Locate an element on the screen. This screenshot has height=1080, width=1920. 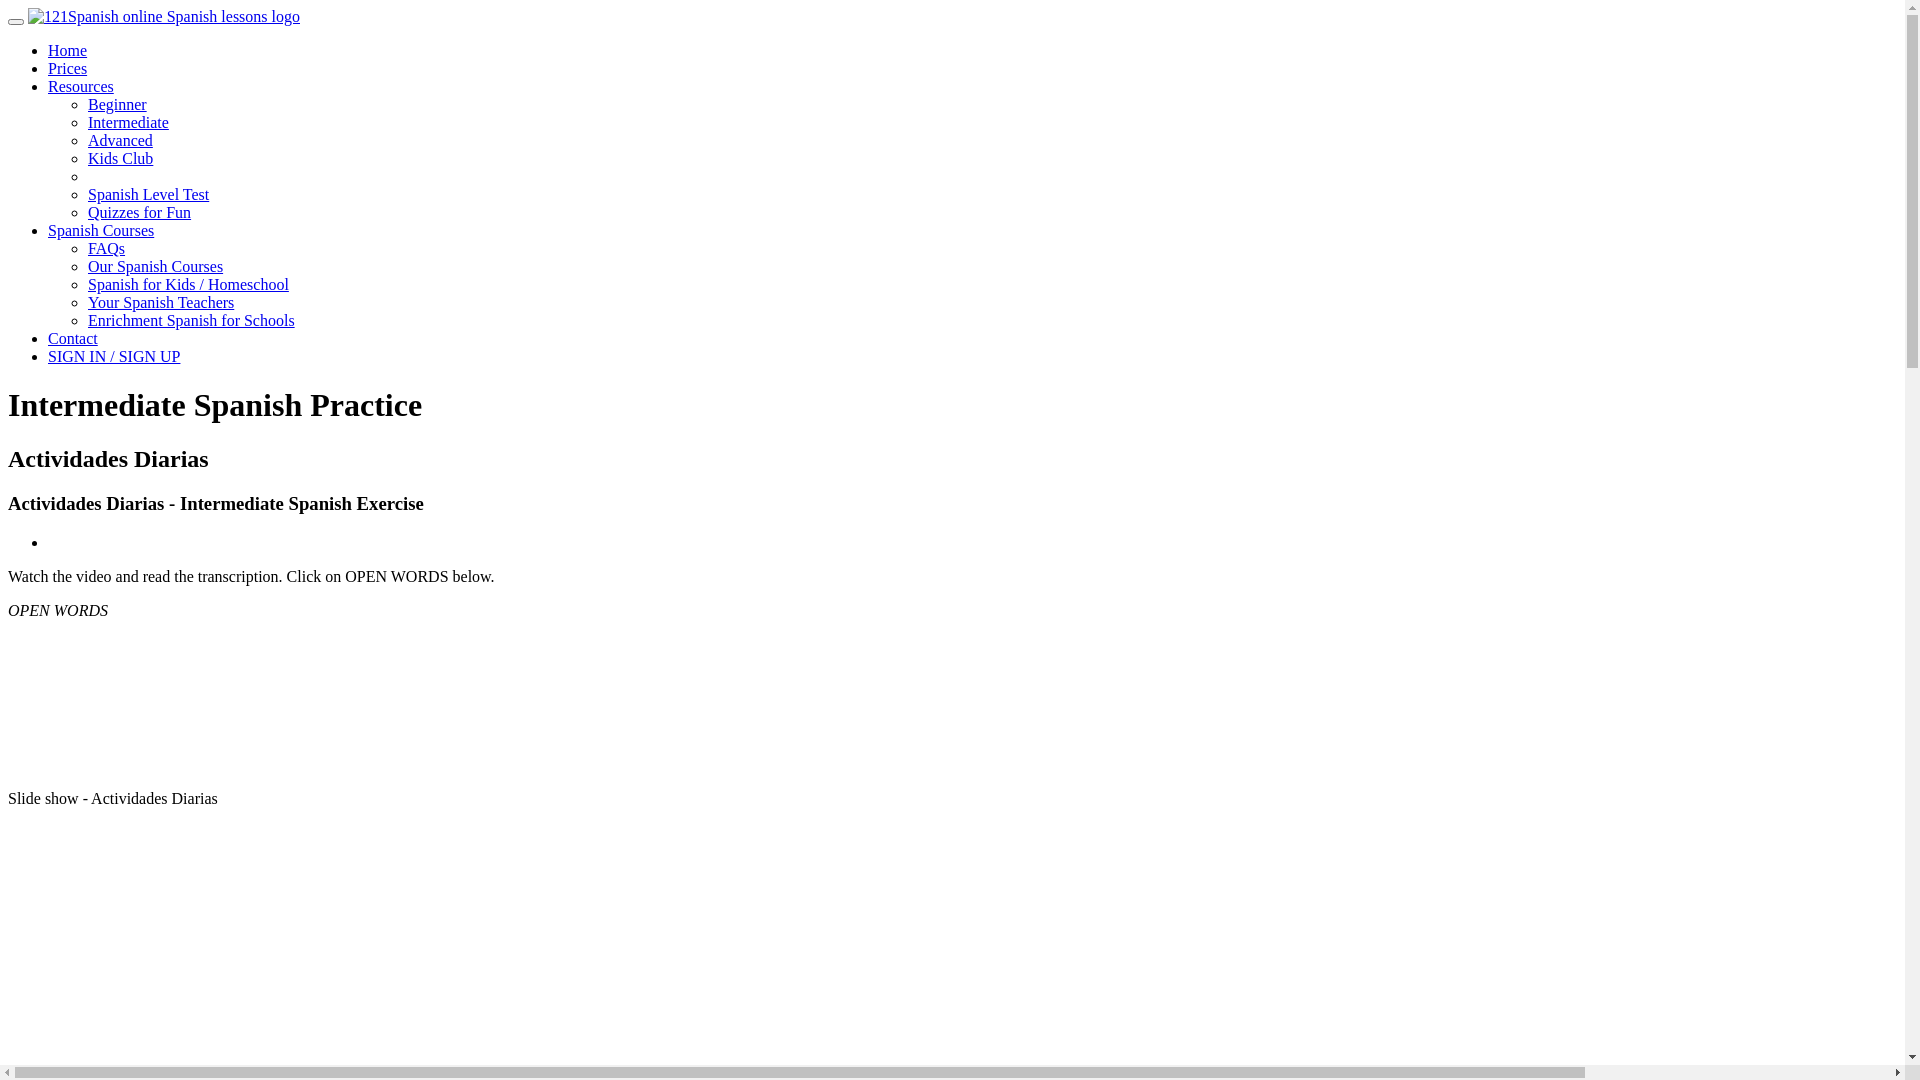
'Quizzes for Fun' is located at coordinates (138, 212).